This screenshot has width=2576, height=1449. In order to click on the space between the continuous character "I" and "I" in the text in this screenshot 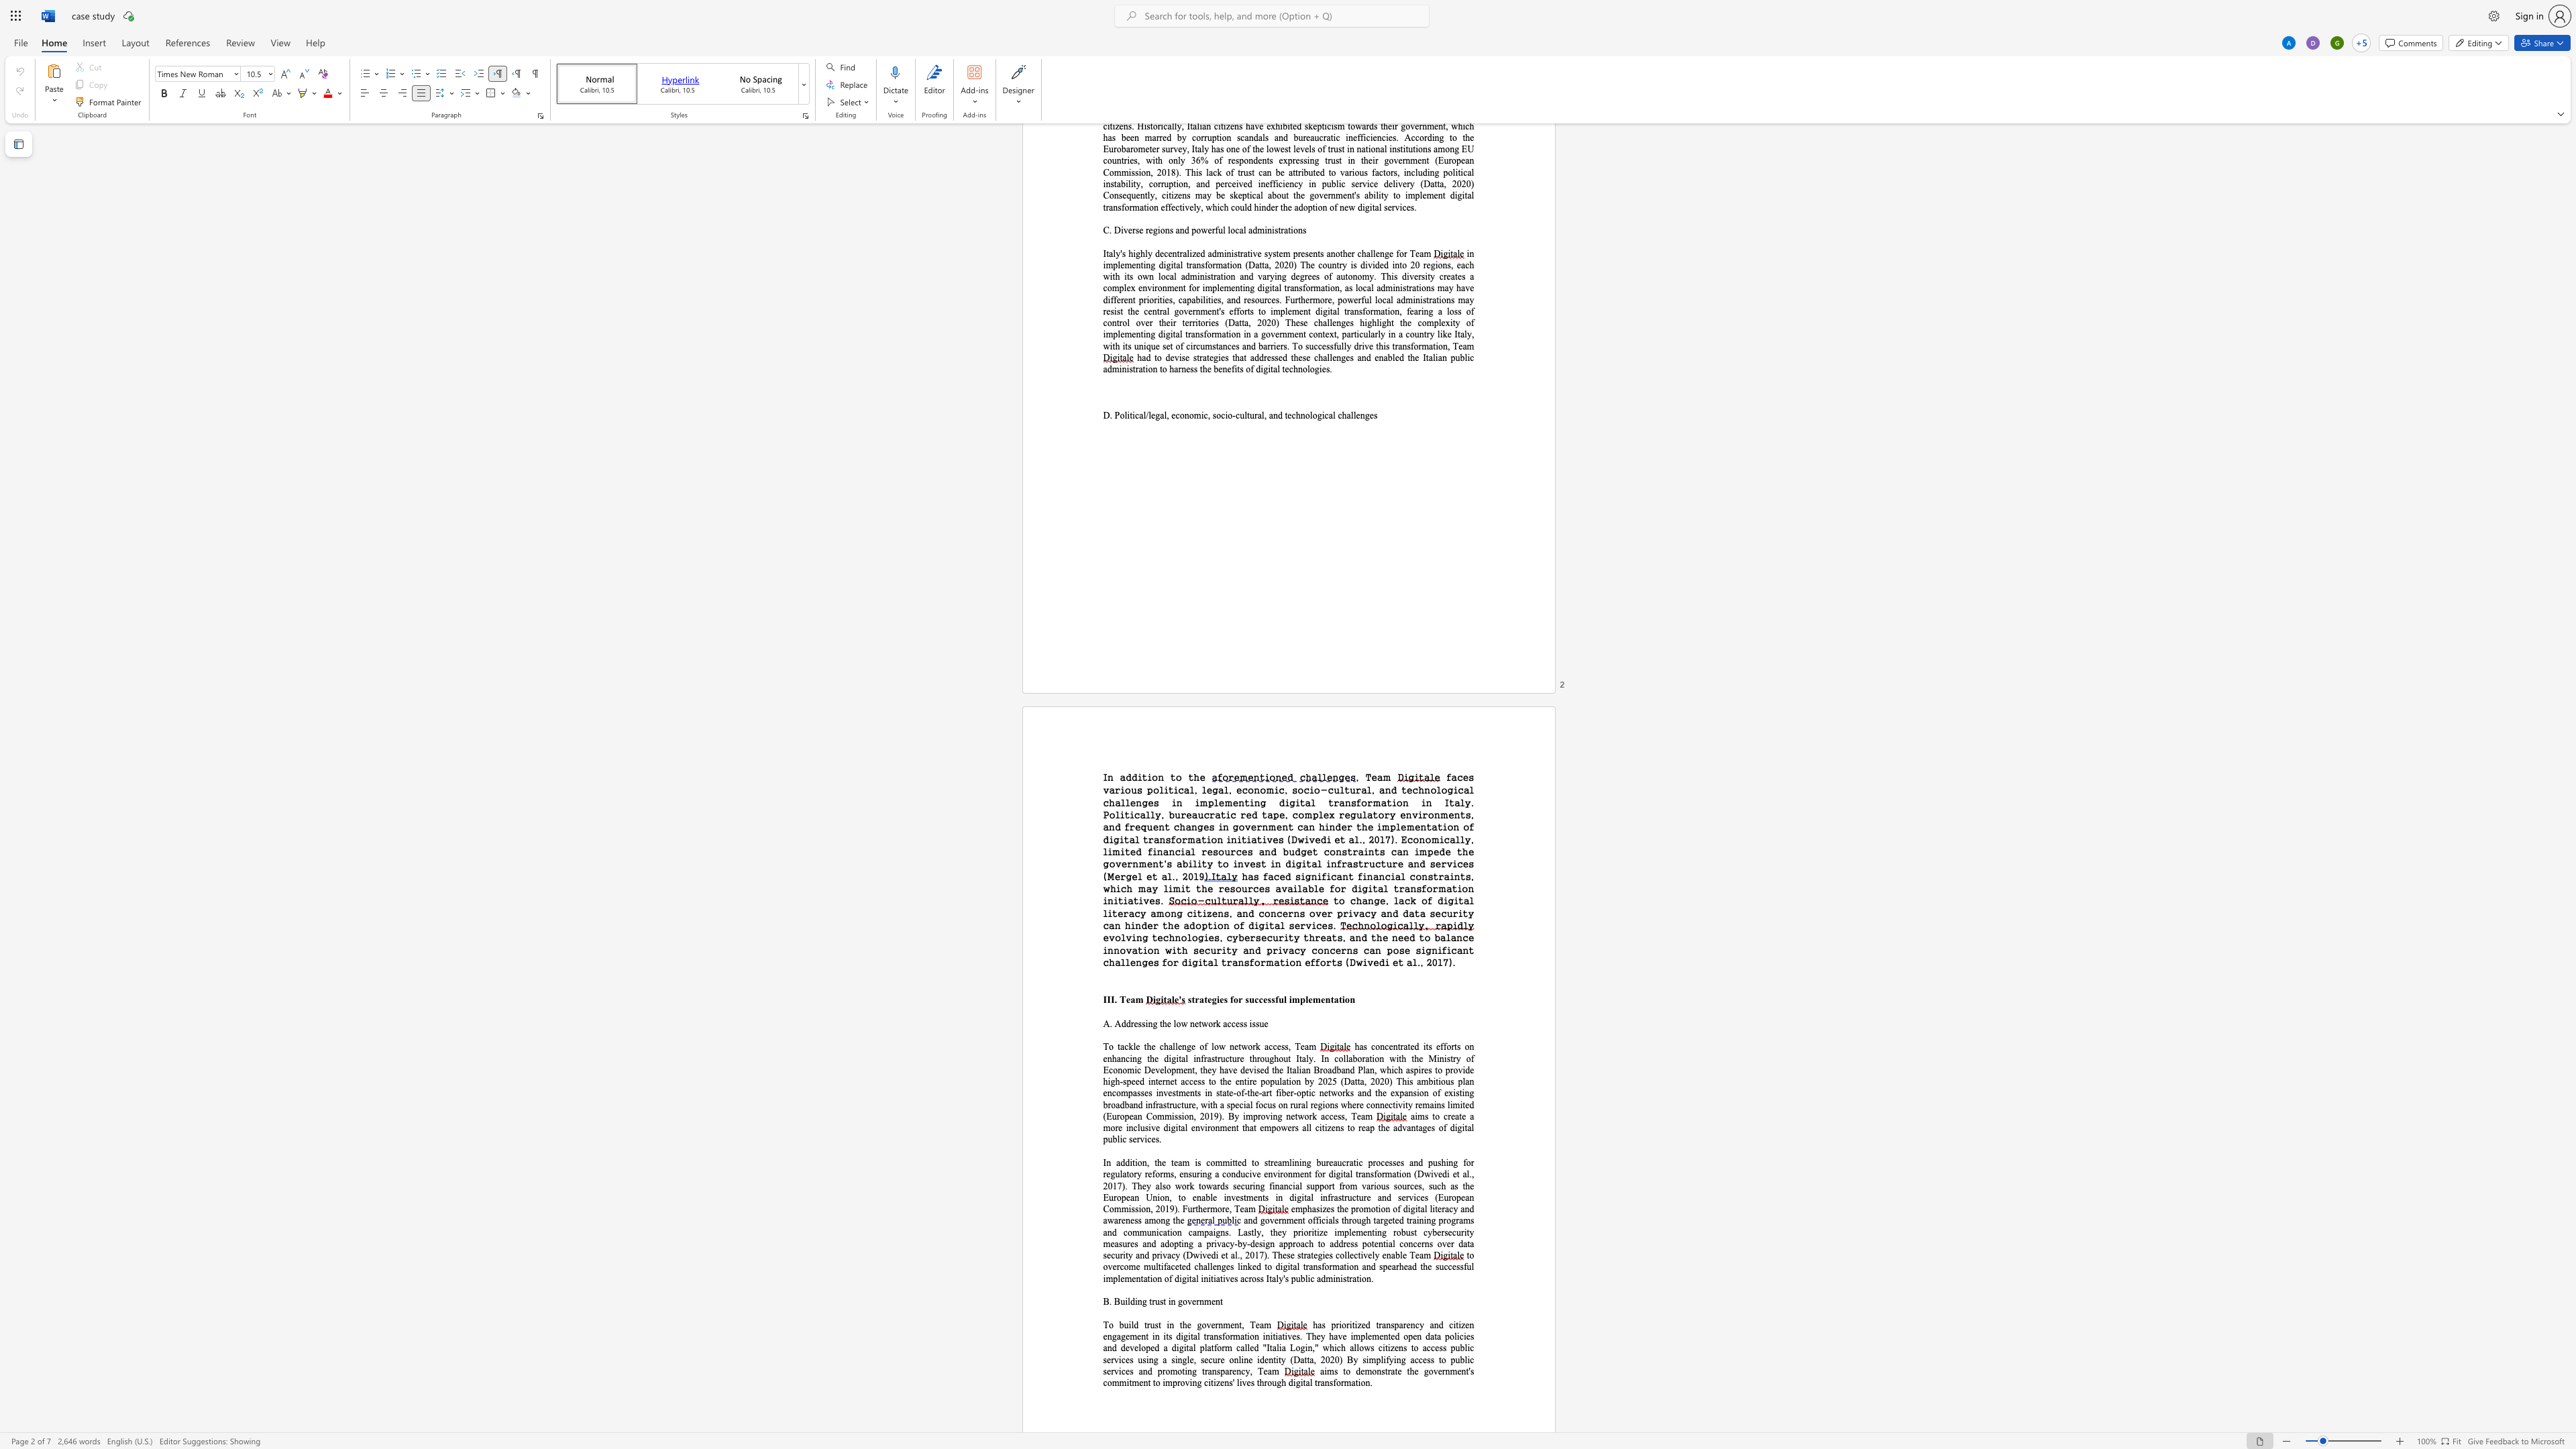, I will do `click(1107, 998)`.